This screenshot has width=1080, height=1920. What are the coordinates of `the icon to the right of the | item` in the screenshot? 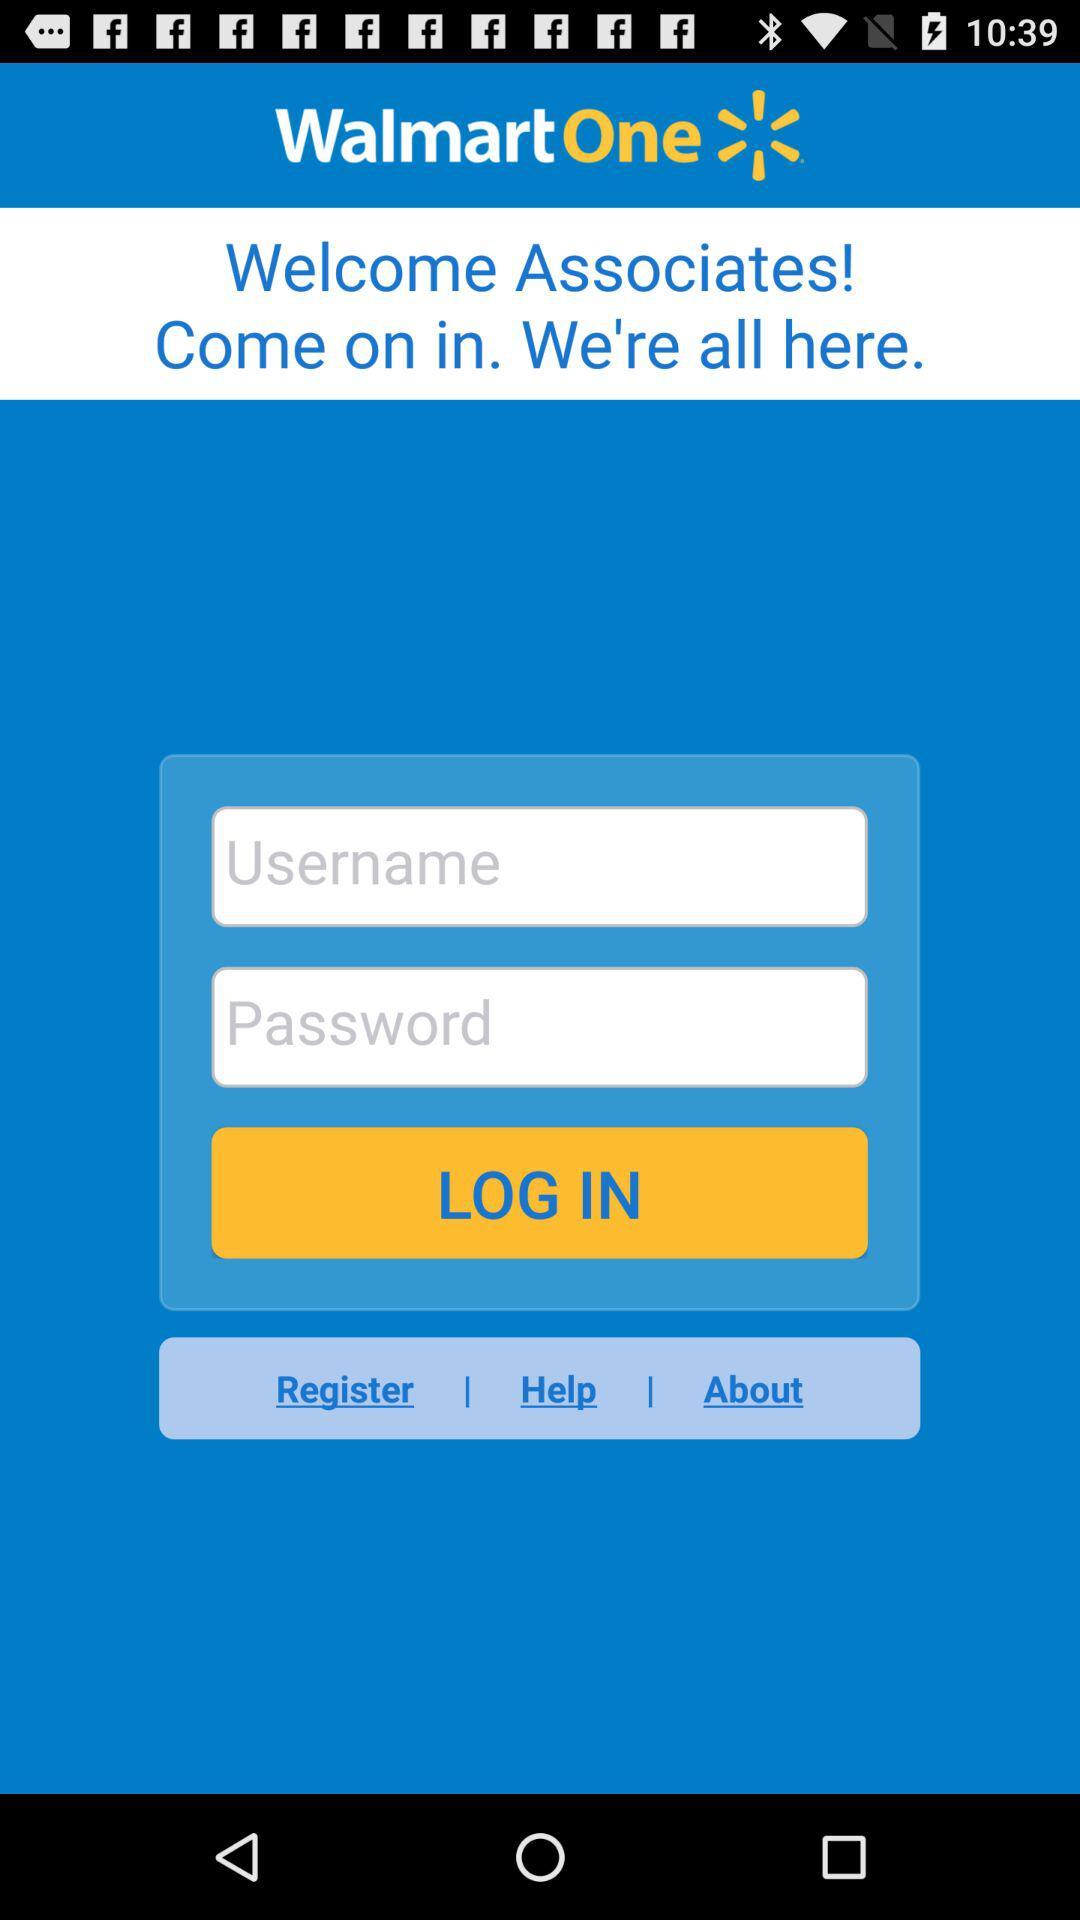 It's located at (558, 1387).